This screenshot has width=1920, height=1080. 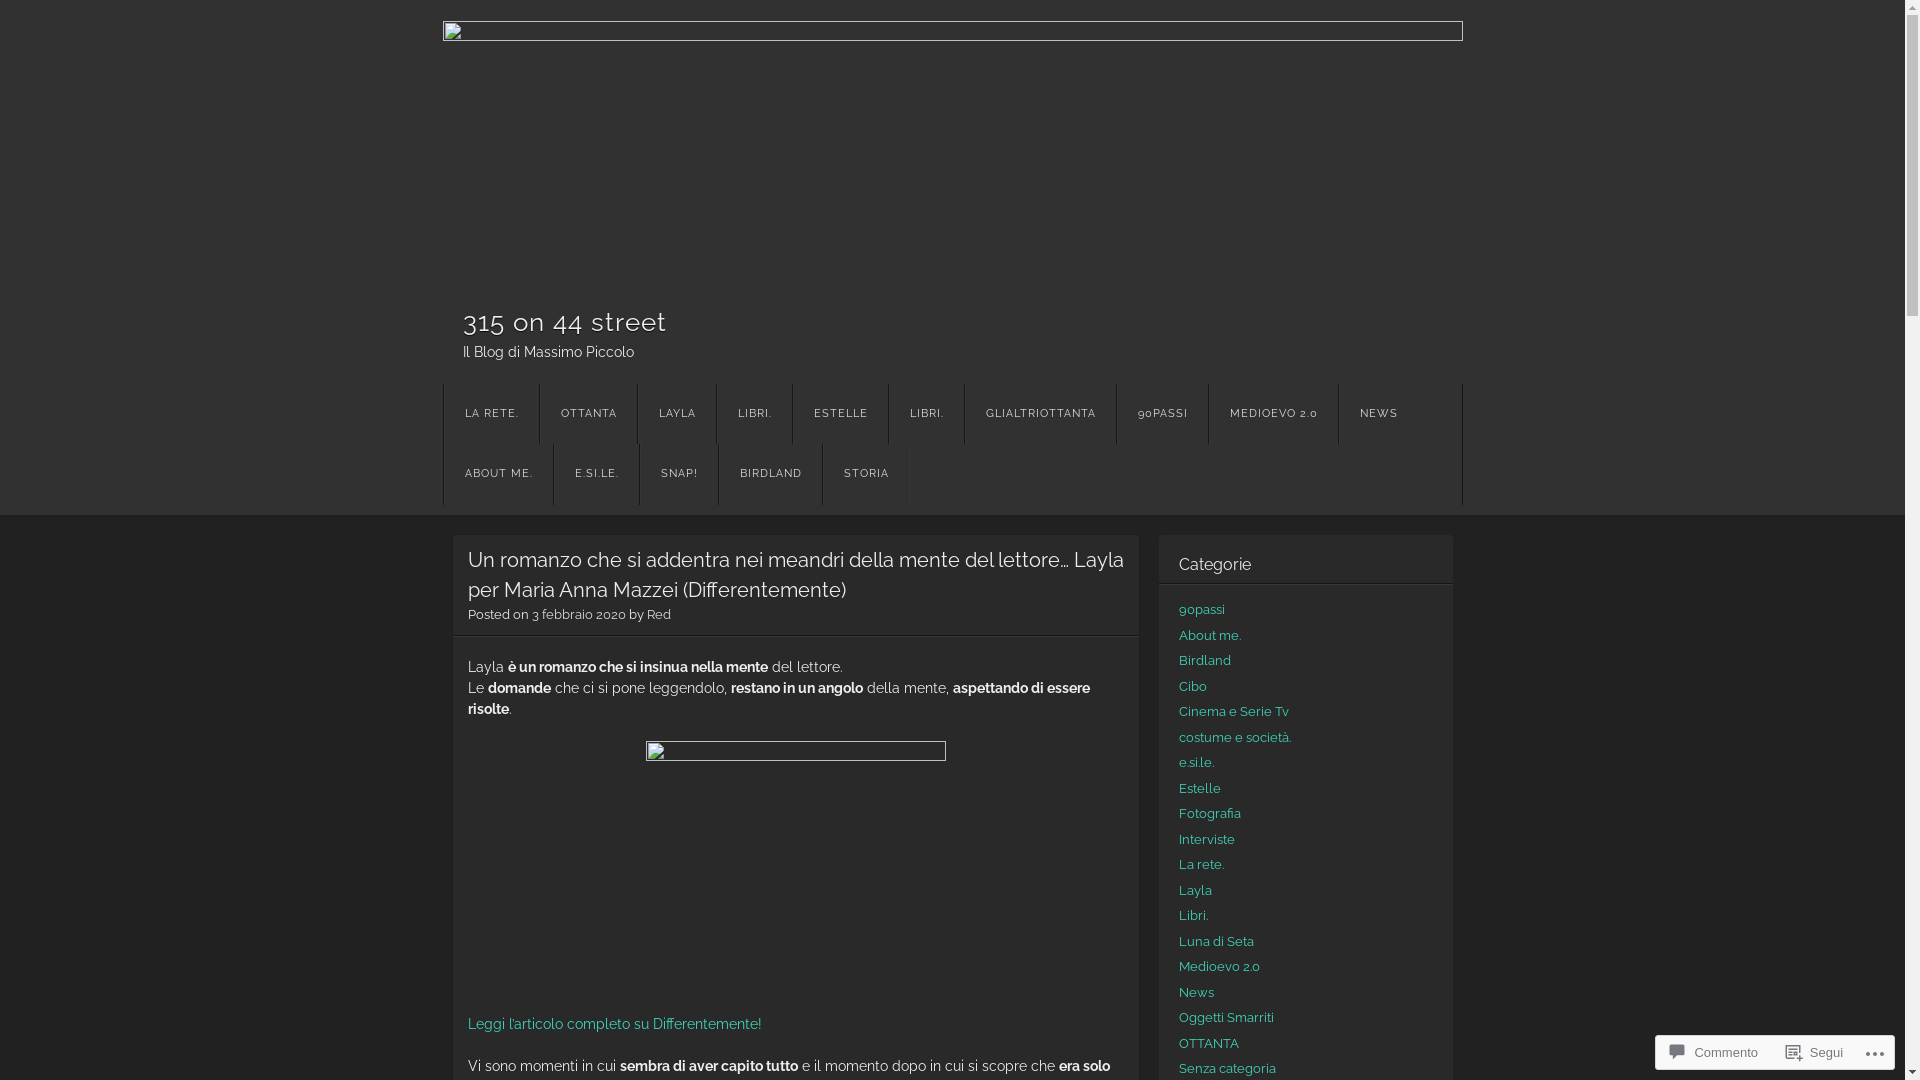 I want to click on '315 on 44 street', so click(x=563, y=319).